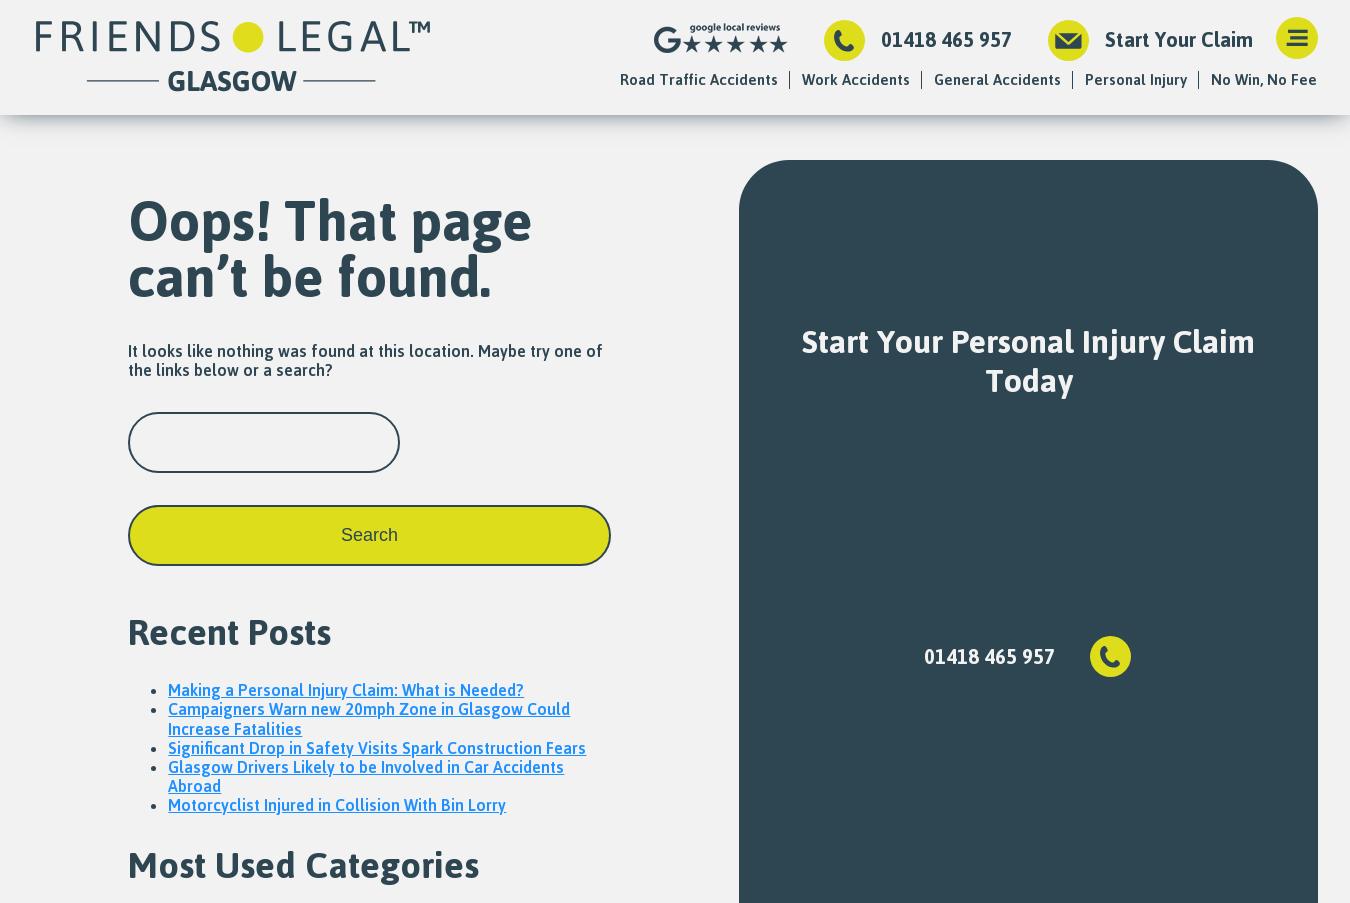 The image size is (1350, 903). I want to click on 'Criminal Injuries', so click(987, 365).